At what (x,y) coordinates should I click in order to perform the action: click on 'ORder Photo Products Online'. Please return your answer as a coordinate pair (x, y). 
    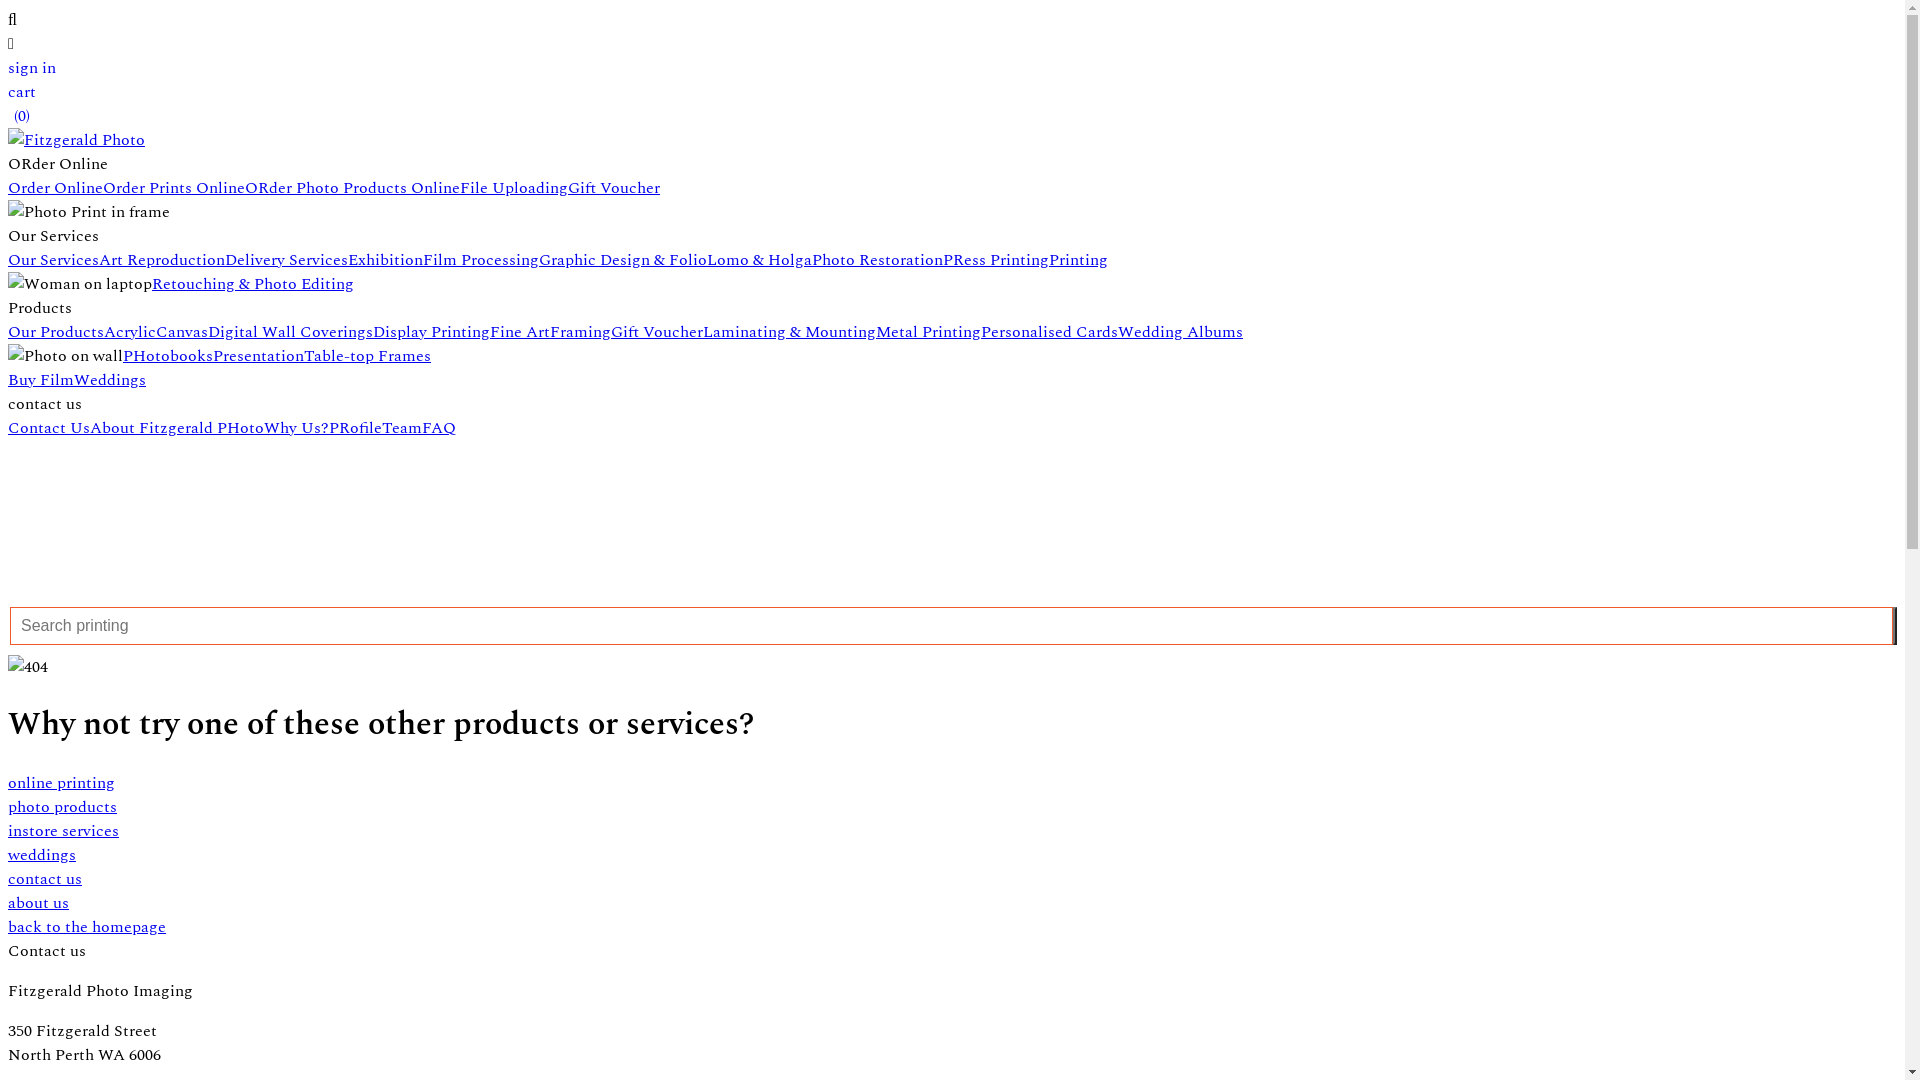
    Looking at the image, I should click on (352, 188).